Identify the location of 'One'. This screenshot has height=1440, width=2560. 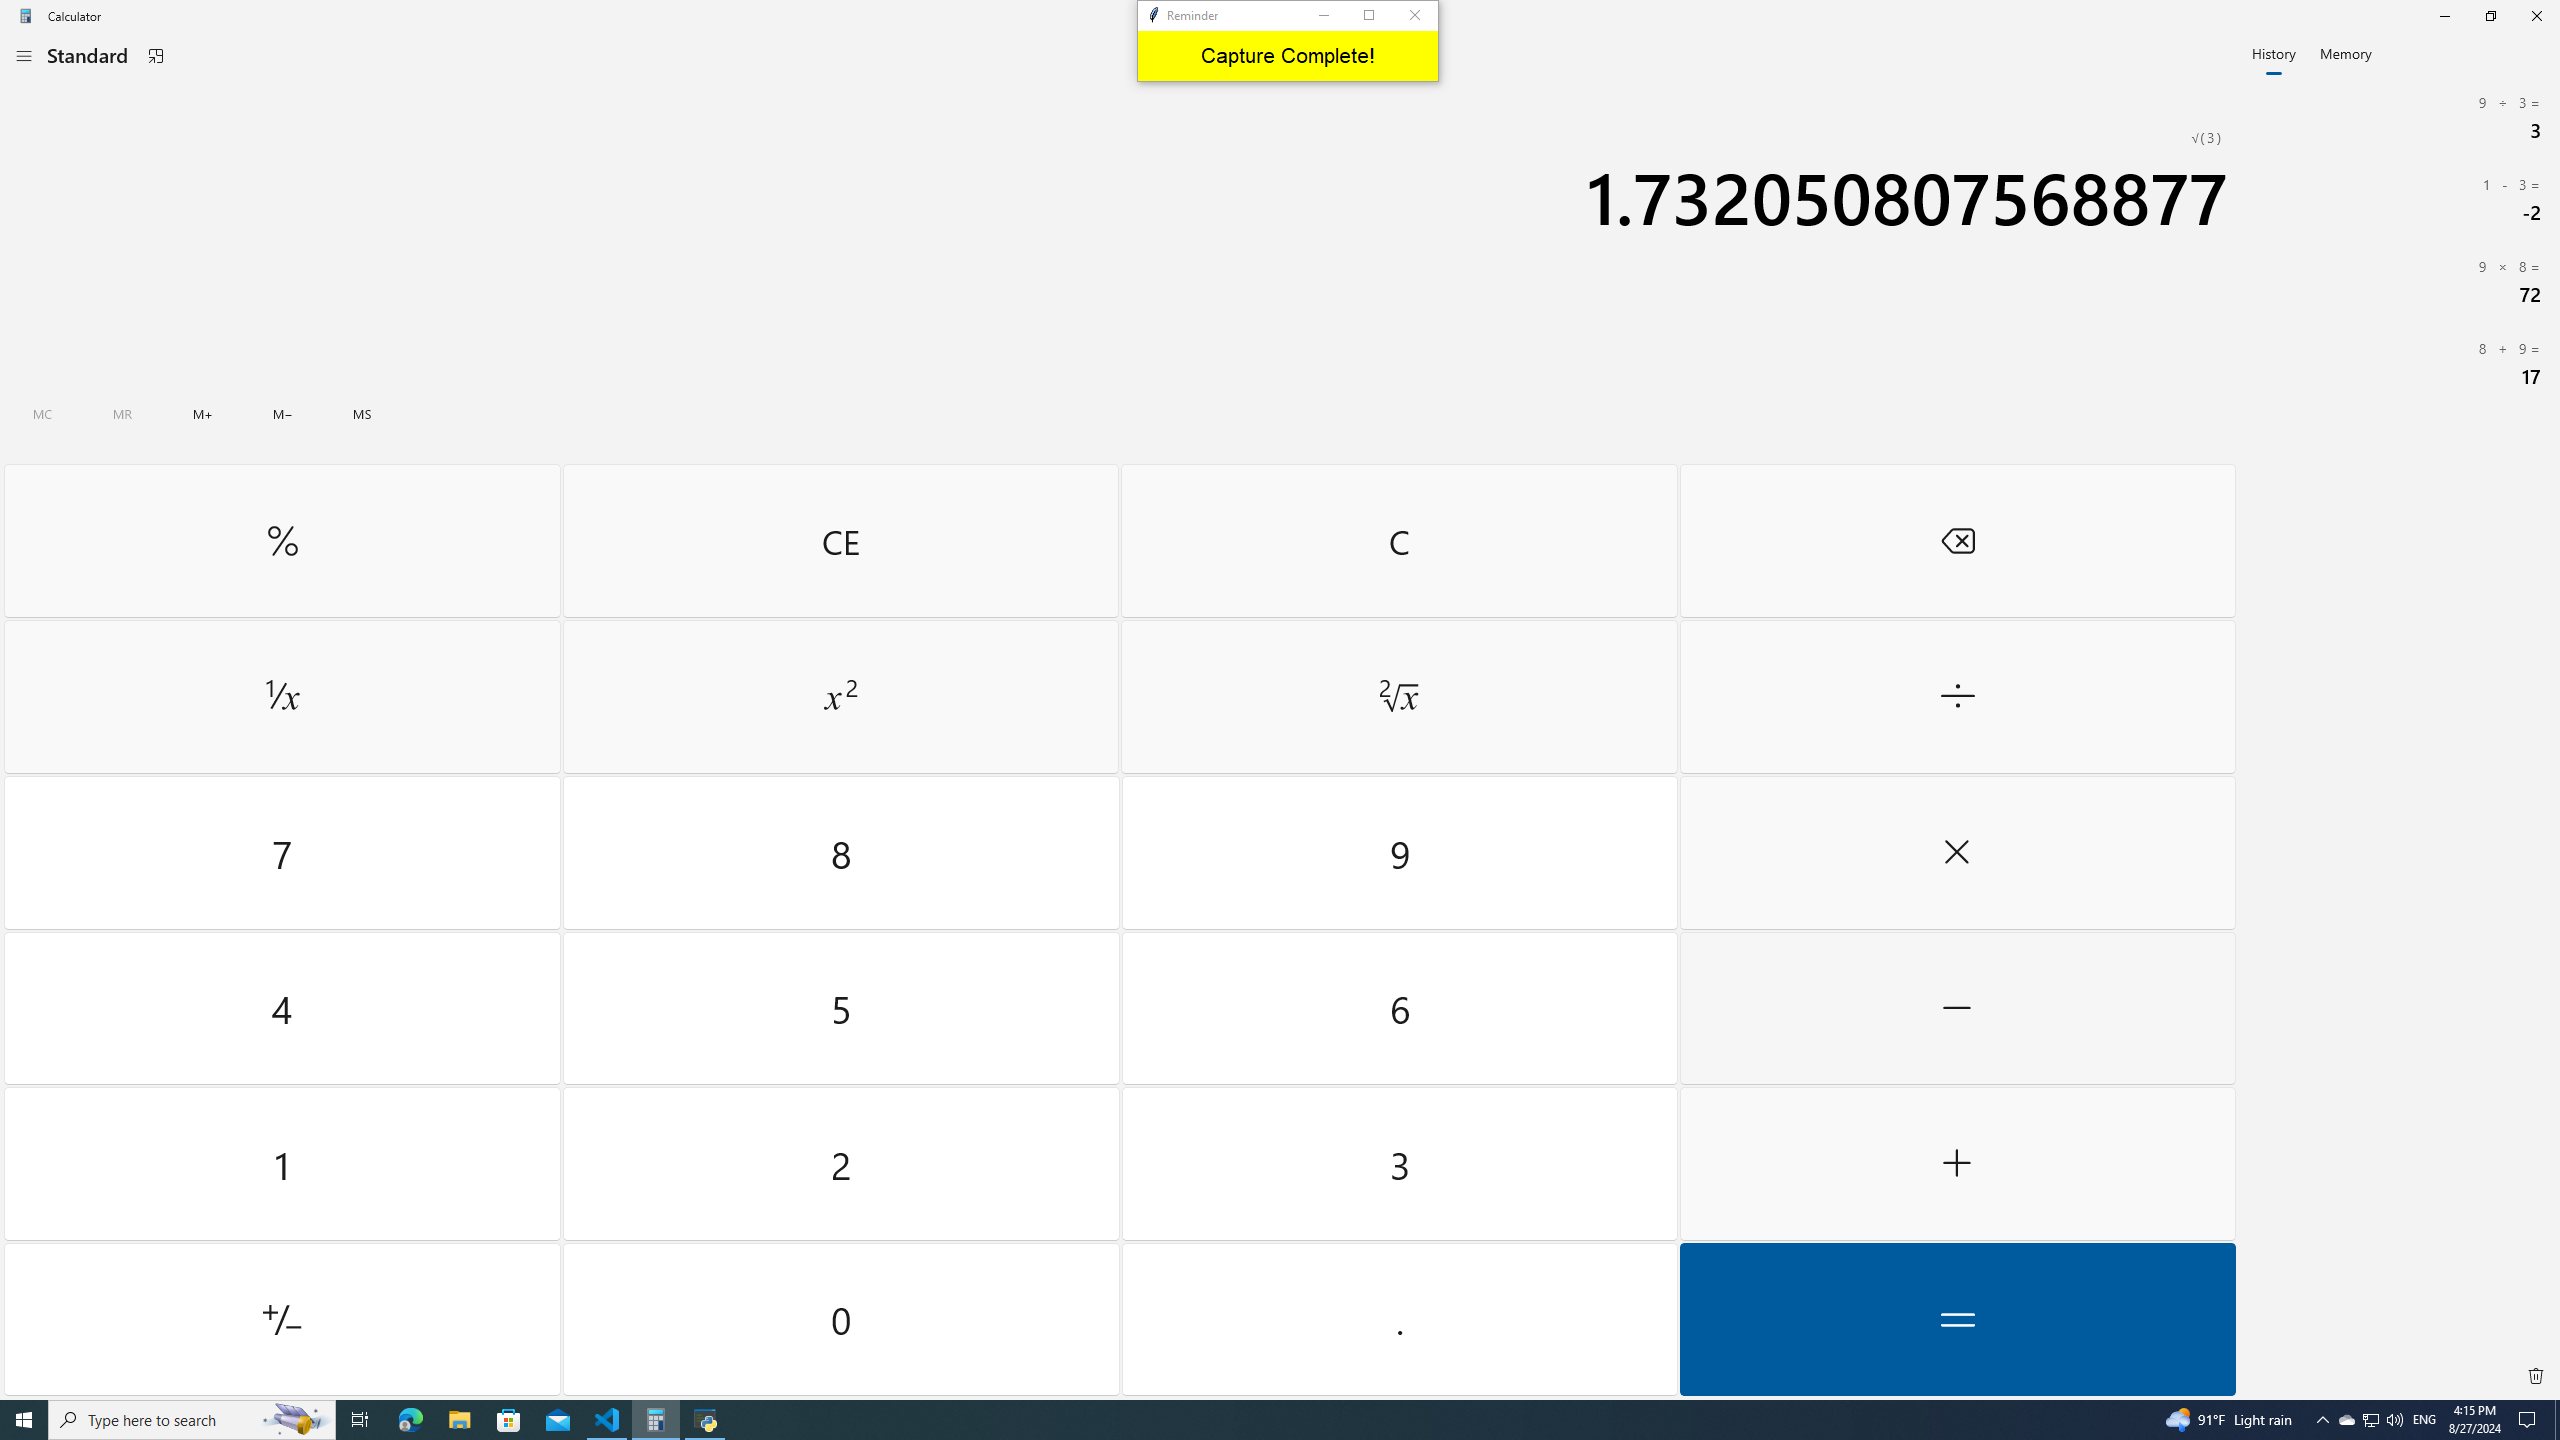
(281, 1164).